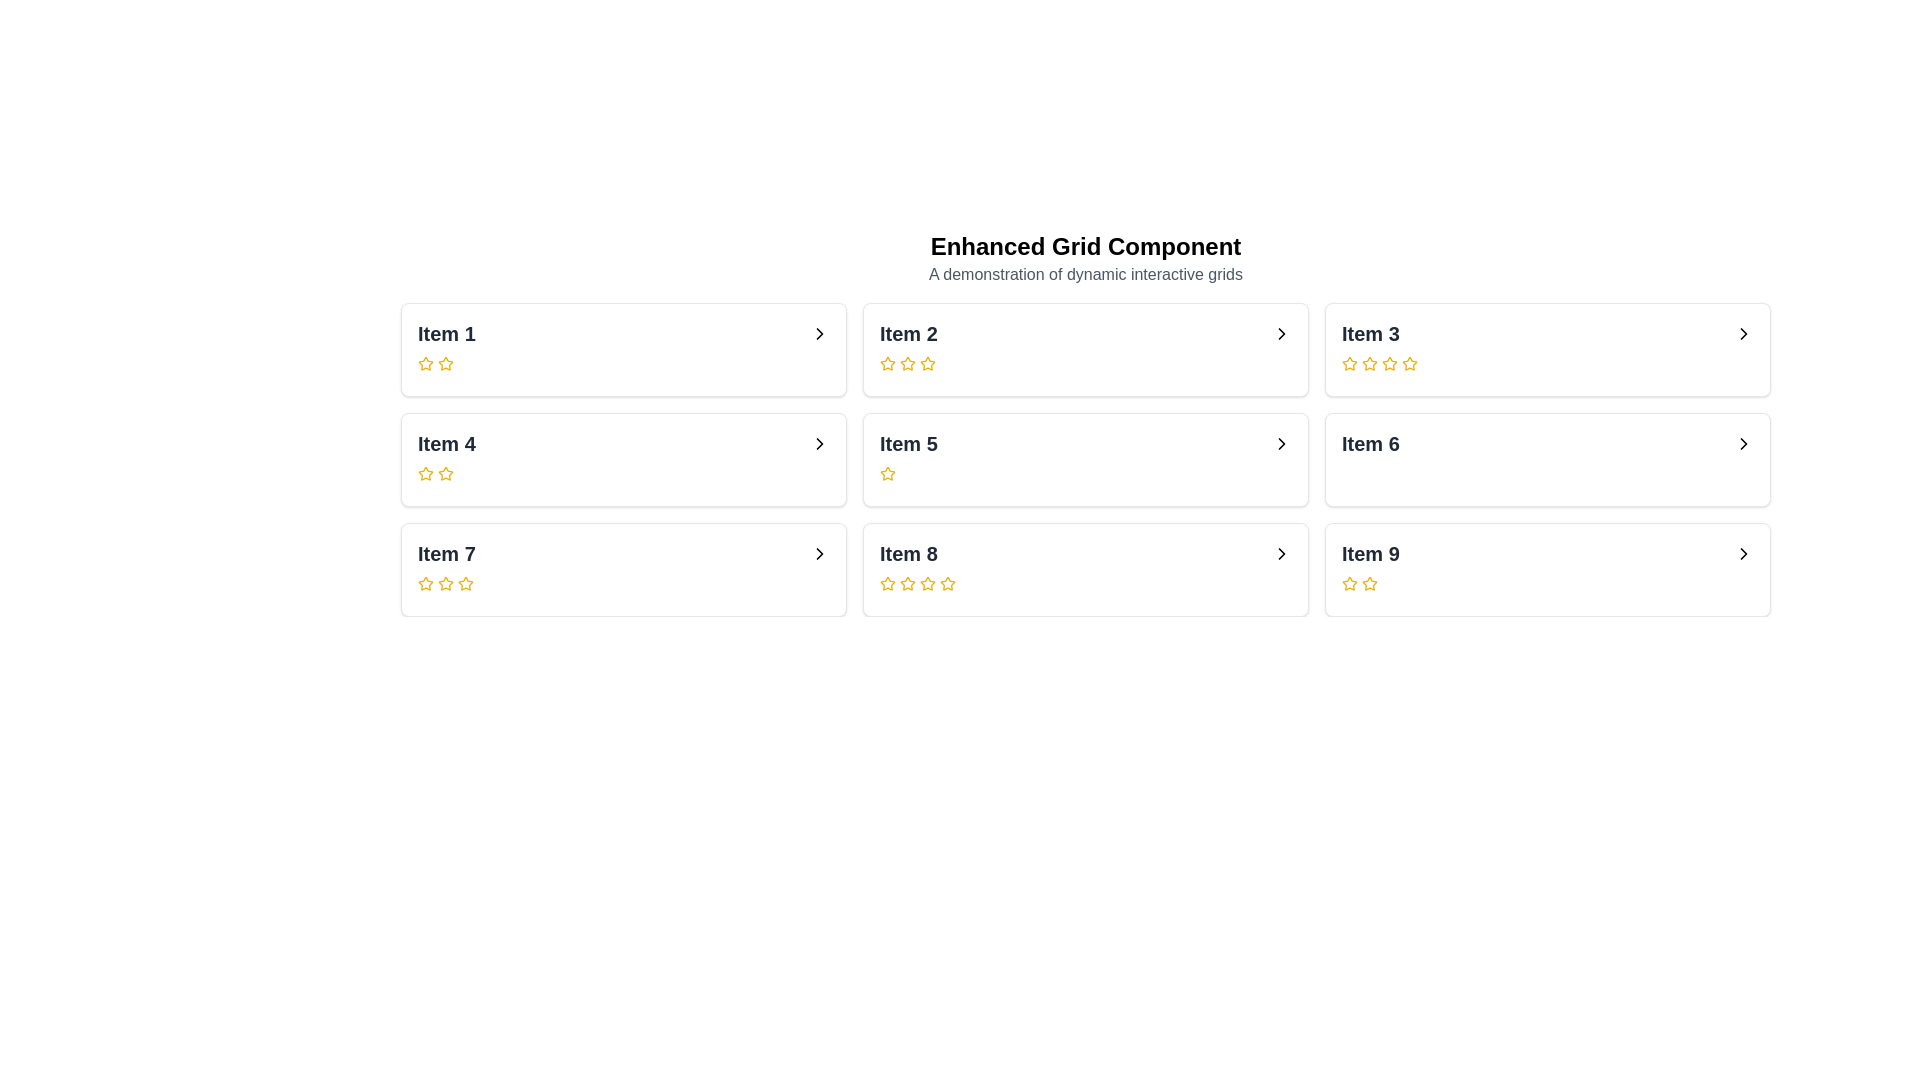 This screenshot has height=1080, width=1920. Describe the element at coordinates (425, 583) in the screenshot. I see `the leftmost star icon in the Star-shaped rating indicator for 'Item 7'` at that location.